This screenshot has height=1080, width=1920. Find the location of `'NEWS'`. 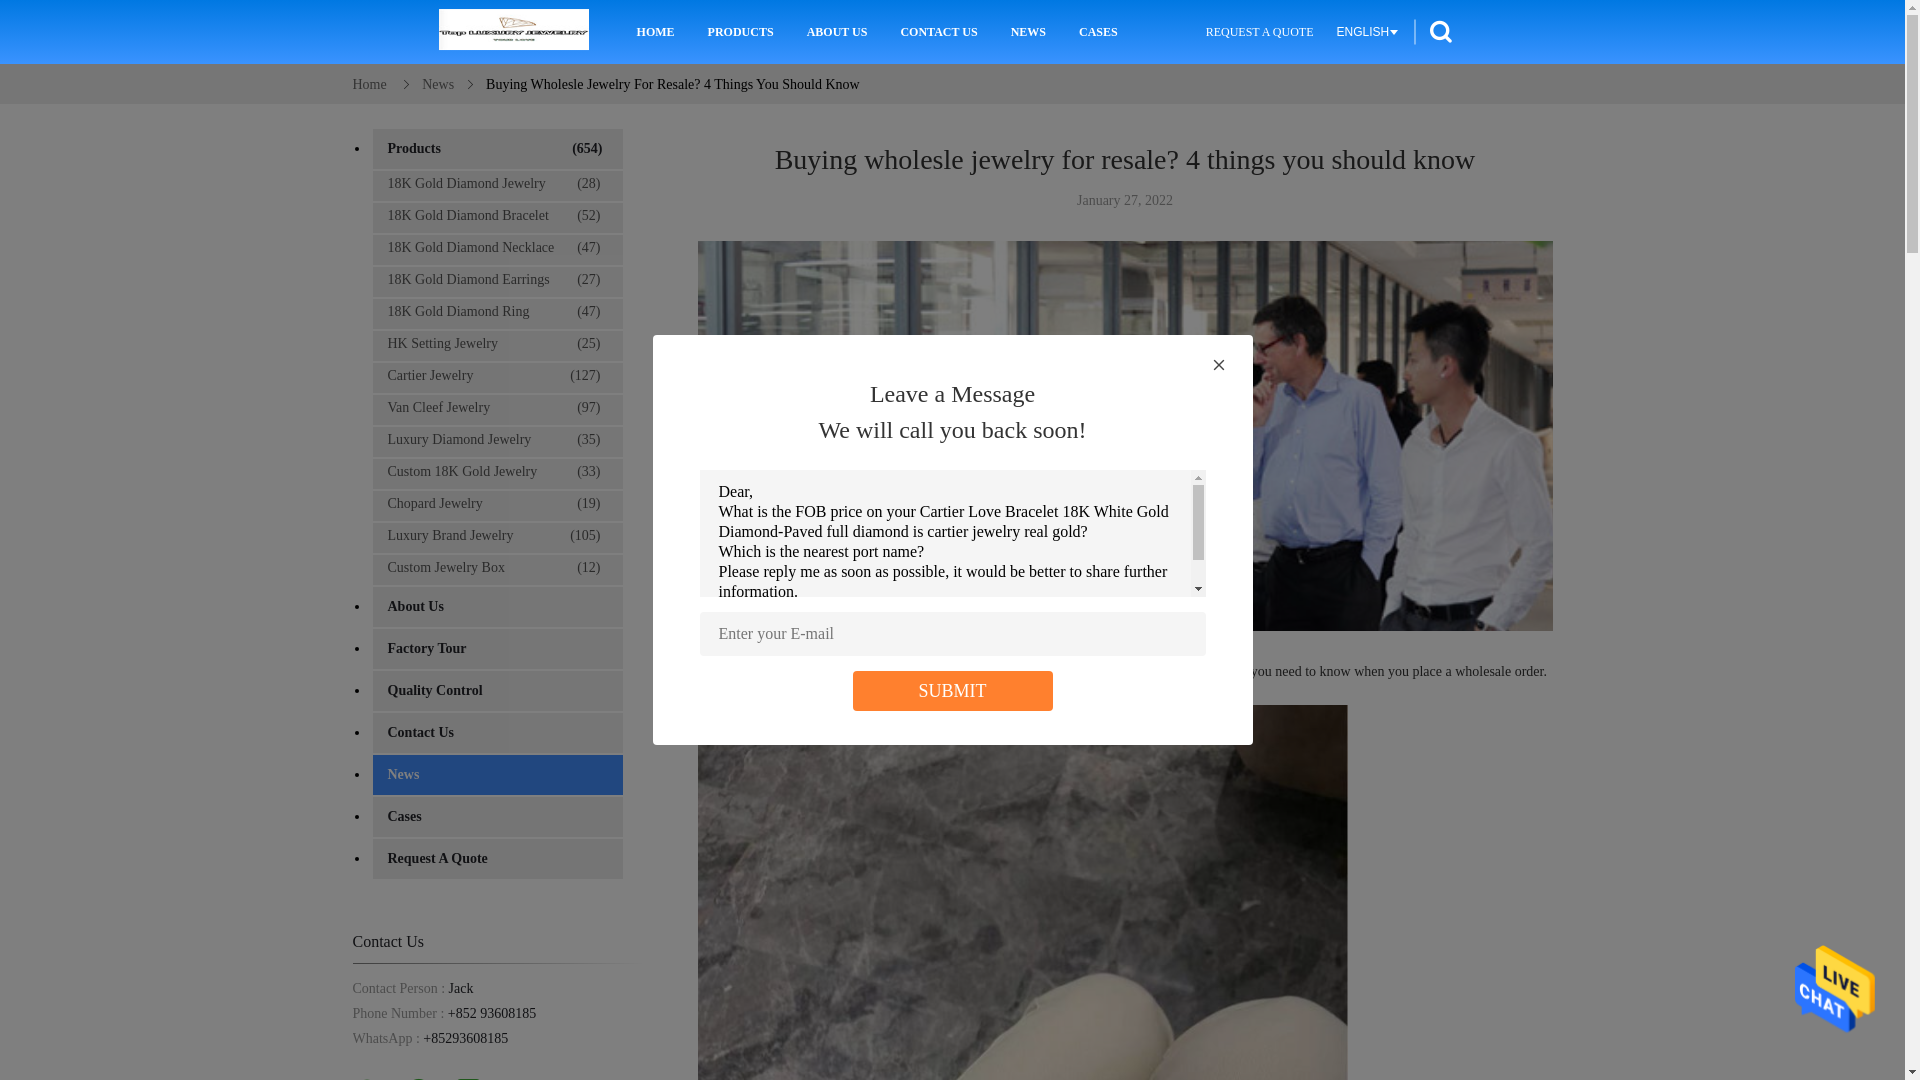

'NEWS' is located at coordinates (1006, 31).